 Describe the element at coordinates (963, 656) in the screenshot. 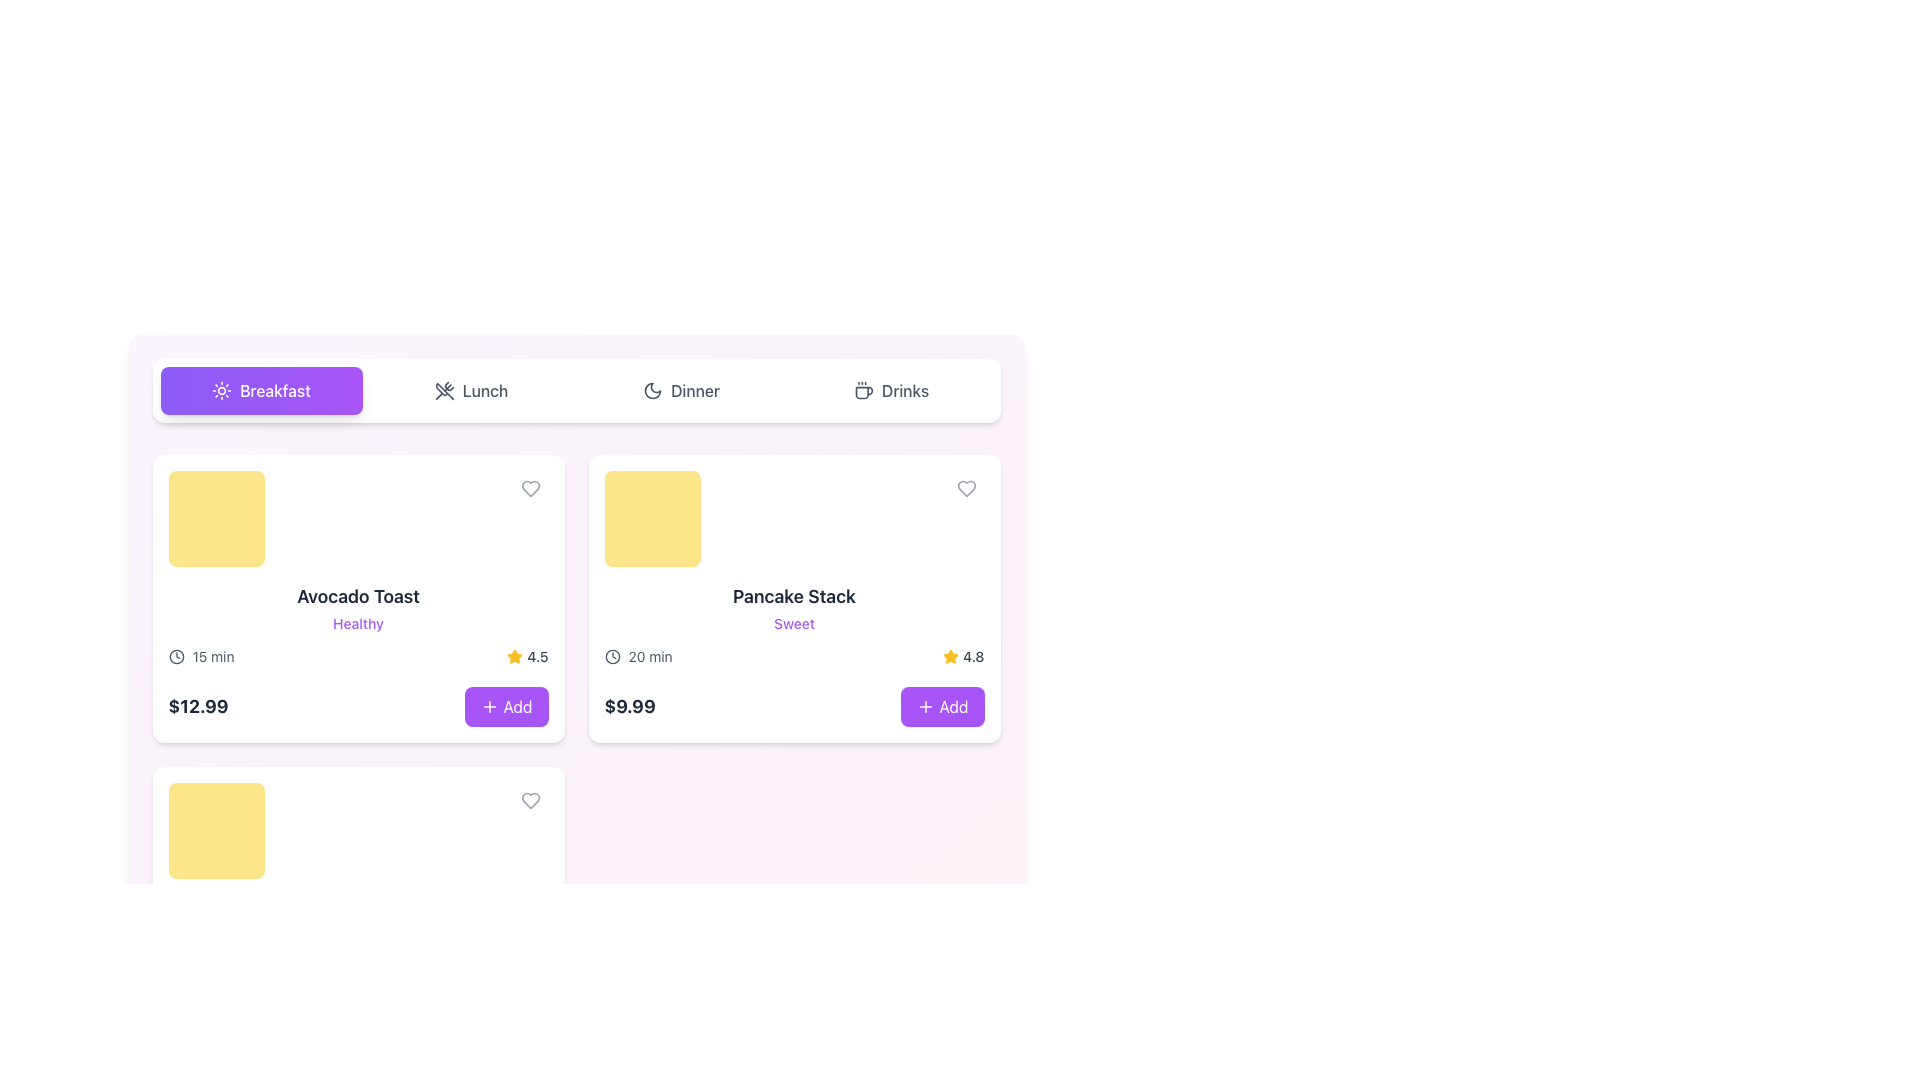

I see `rating value '4.8' displayed next to the gold-colored star icon in the rating display located below the name 'Pancake Stack' on the right card of a two-card row layout` at that location.